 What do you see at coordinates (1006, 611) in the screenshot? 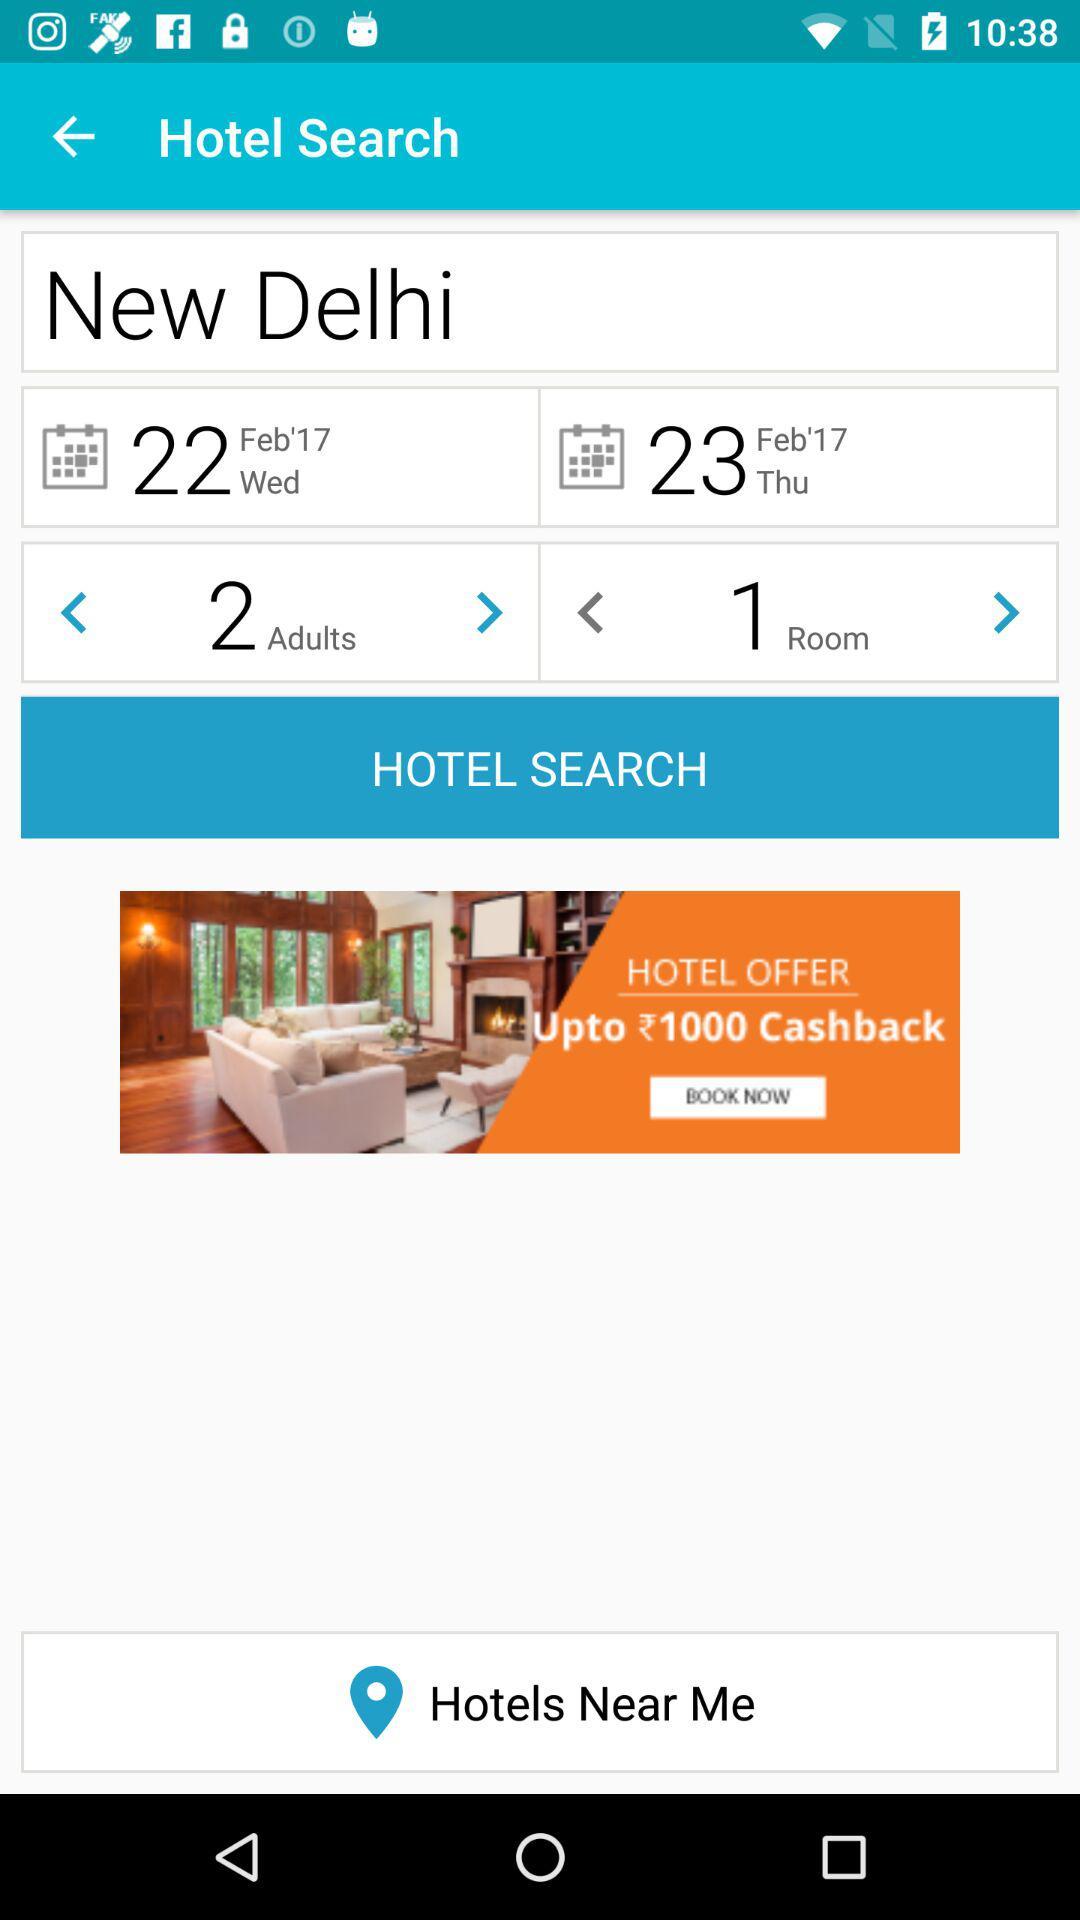
I see `autoplay option` at bounding box center [1006, 611].